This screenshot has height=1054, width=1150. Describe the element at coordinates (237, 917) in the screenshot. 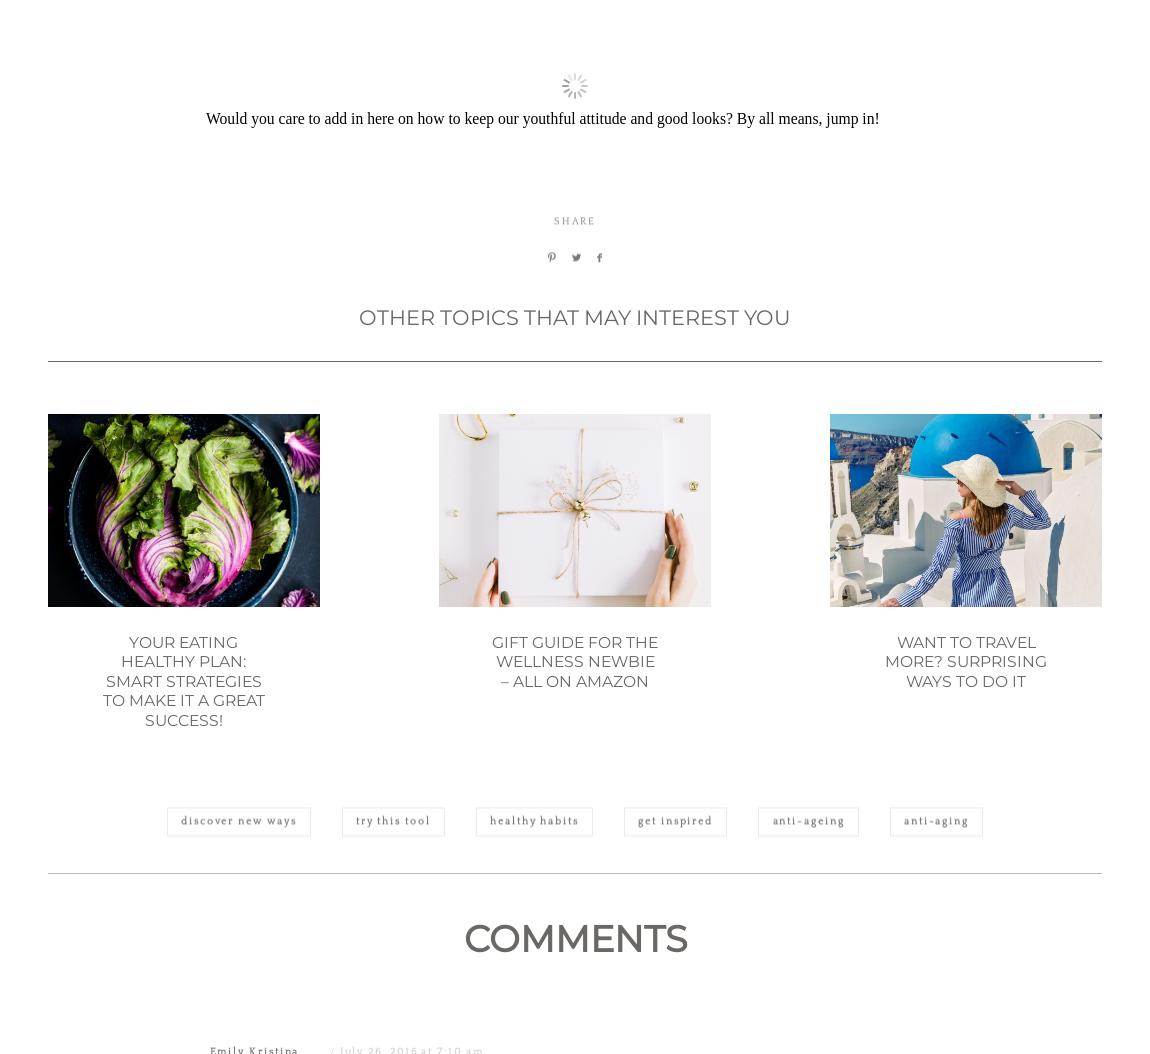

I see `'discover new ways'` at that location.